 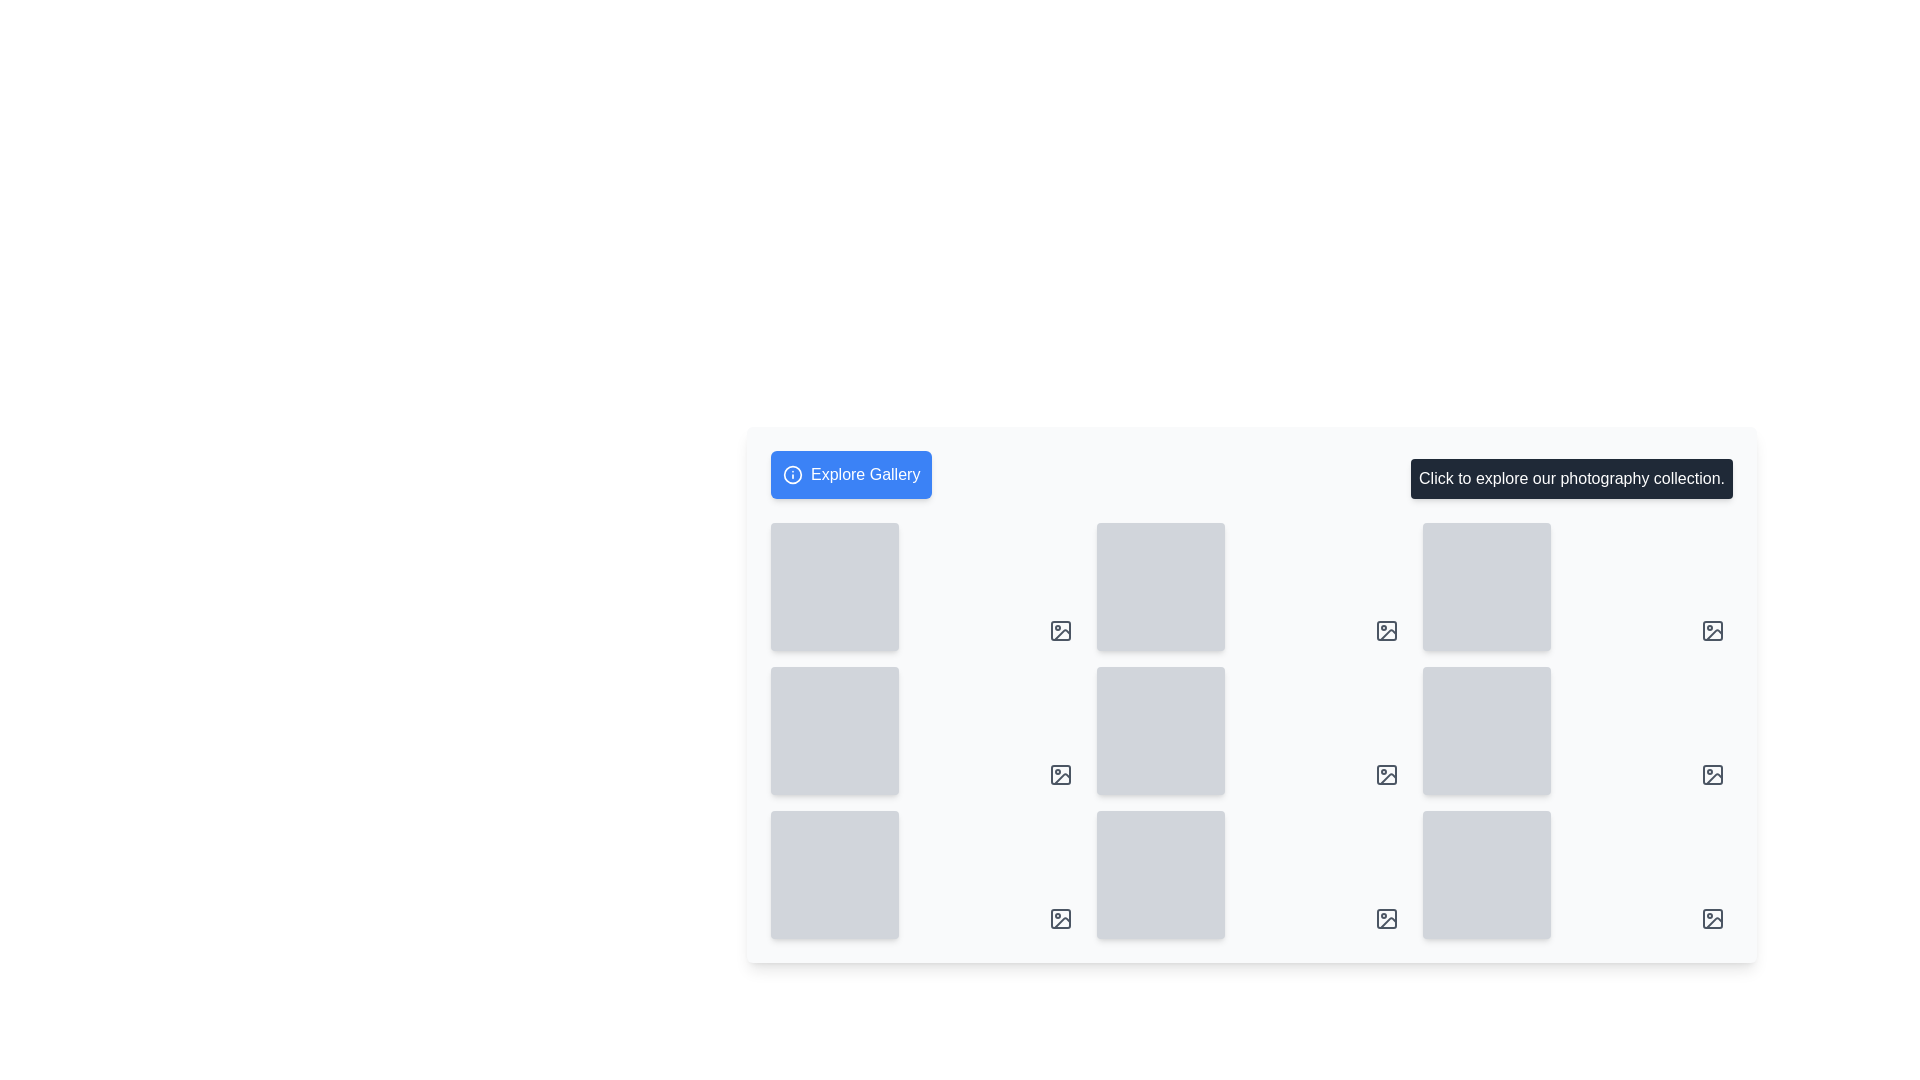 I want to click on the second tile in the leftmost vertical column, which is a square-shaped tile with rounded corners and a light gray background, so click(x=835, y=731).